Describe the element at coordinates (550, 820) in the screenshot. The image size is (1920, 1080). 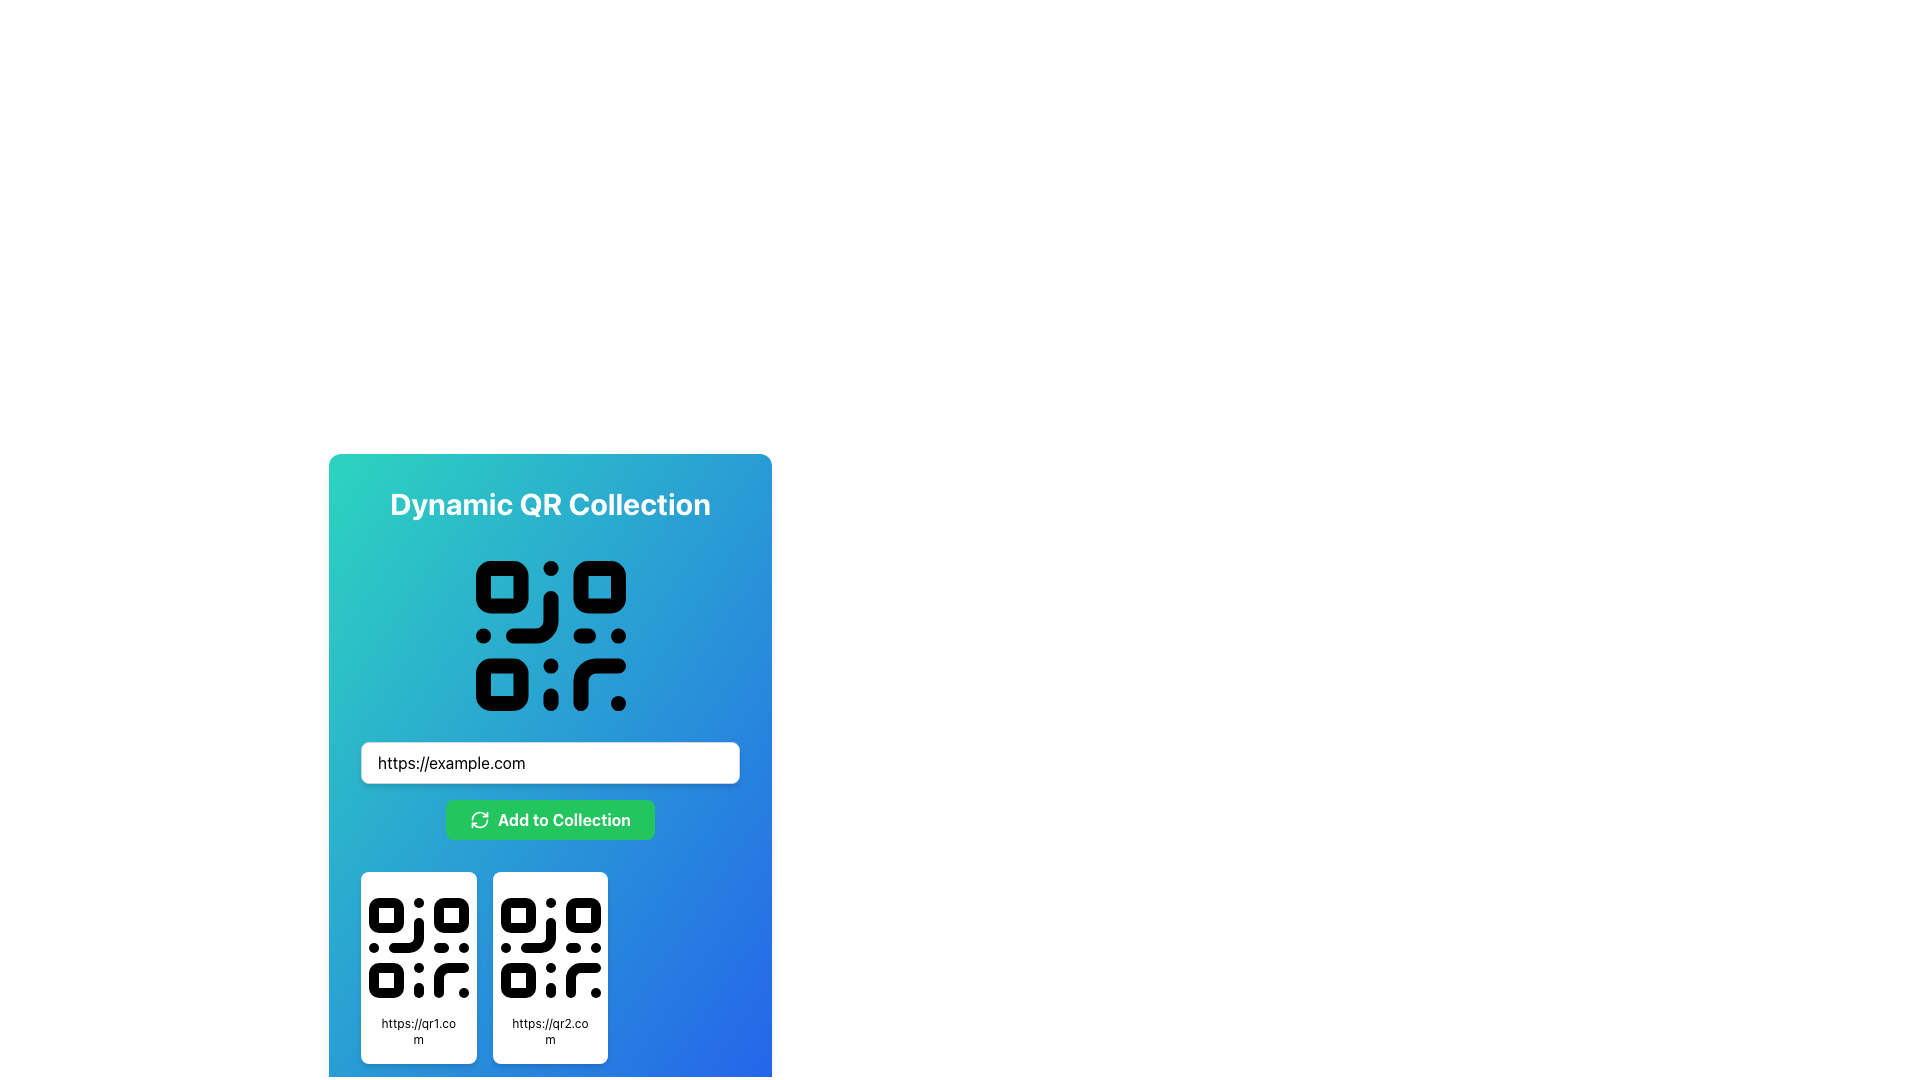
I see `the green 'Add to Collection' button with a refresh arrow icon` at that location.